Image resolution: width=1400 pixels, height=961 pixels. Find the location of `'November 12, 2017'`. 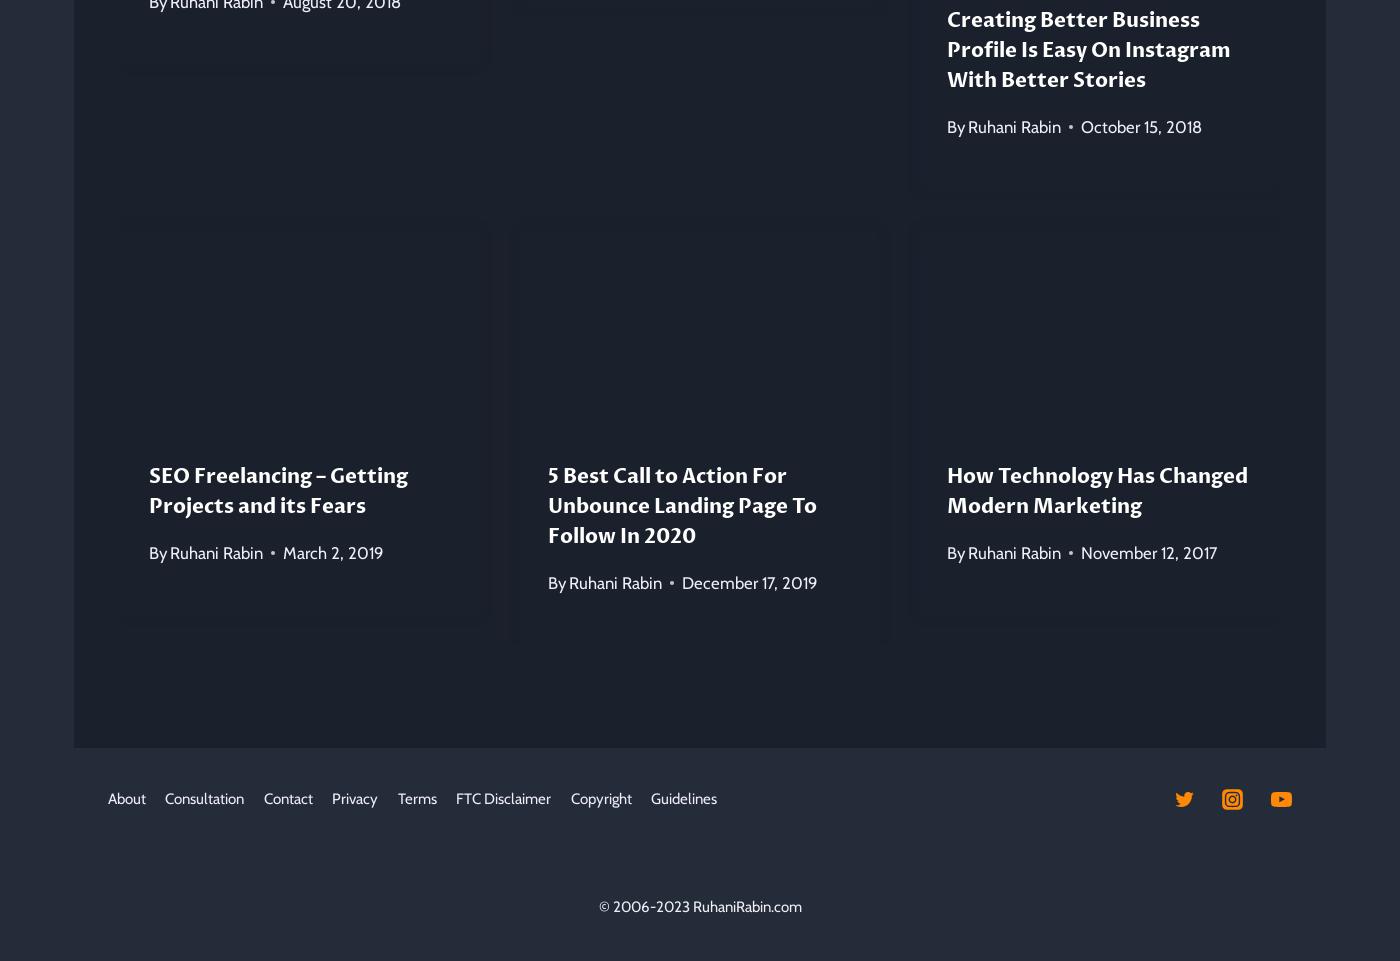

'November 12, 2017' is located at coordinates (1148, 550).